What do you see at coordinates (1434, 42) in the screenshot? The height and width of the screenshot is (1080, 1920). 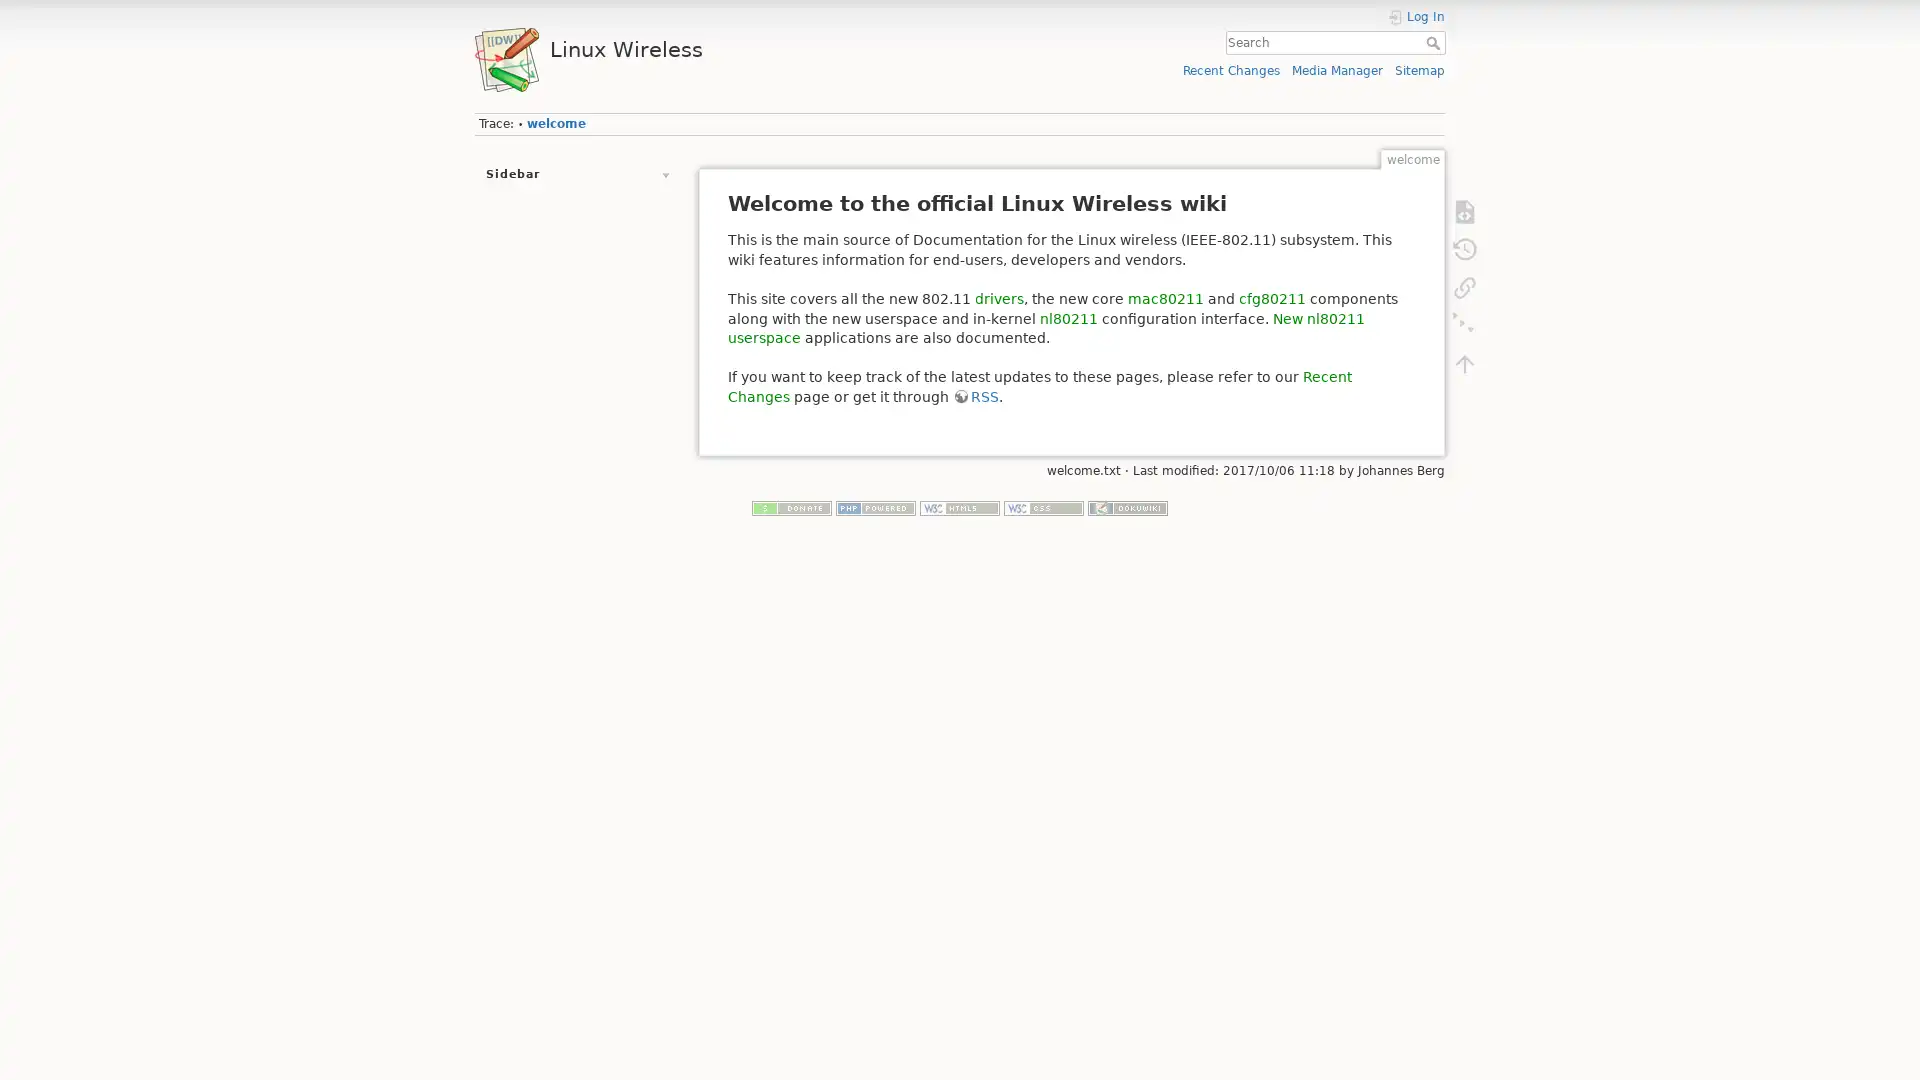 I see `Search` at bounding box center [1434, 42].